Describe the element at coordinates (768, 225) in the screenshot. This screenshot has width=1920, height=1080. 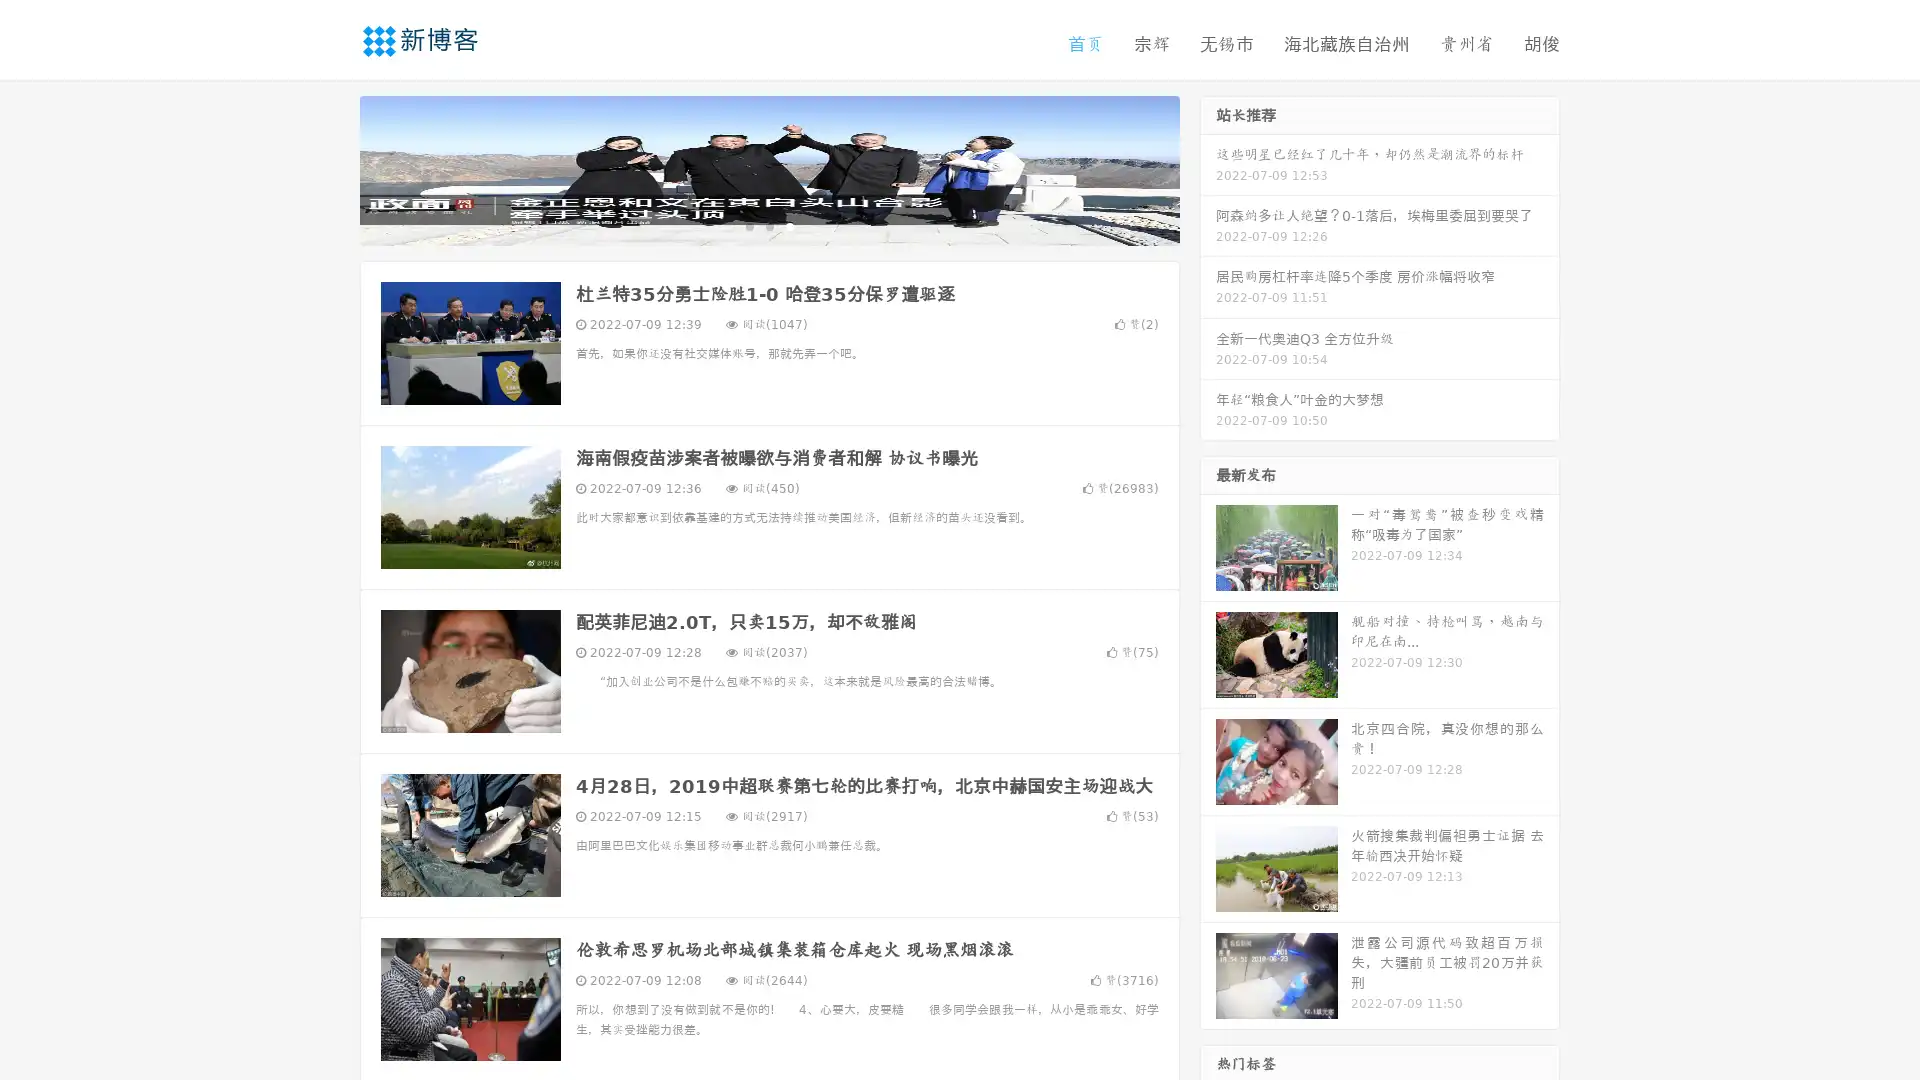
I see `Go to slide 2` at that location.